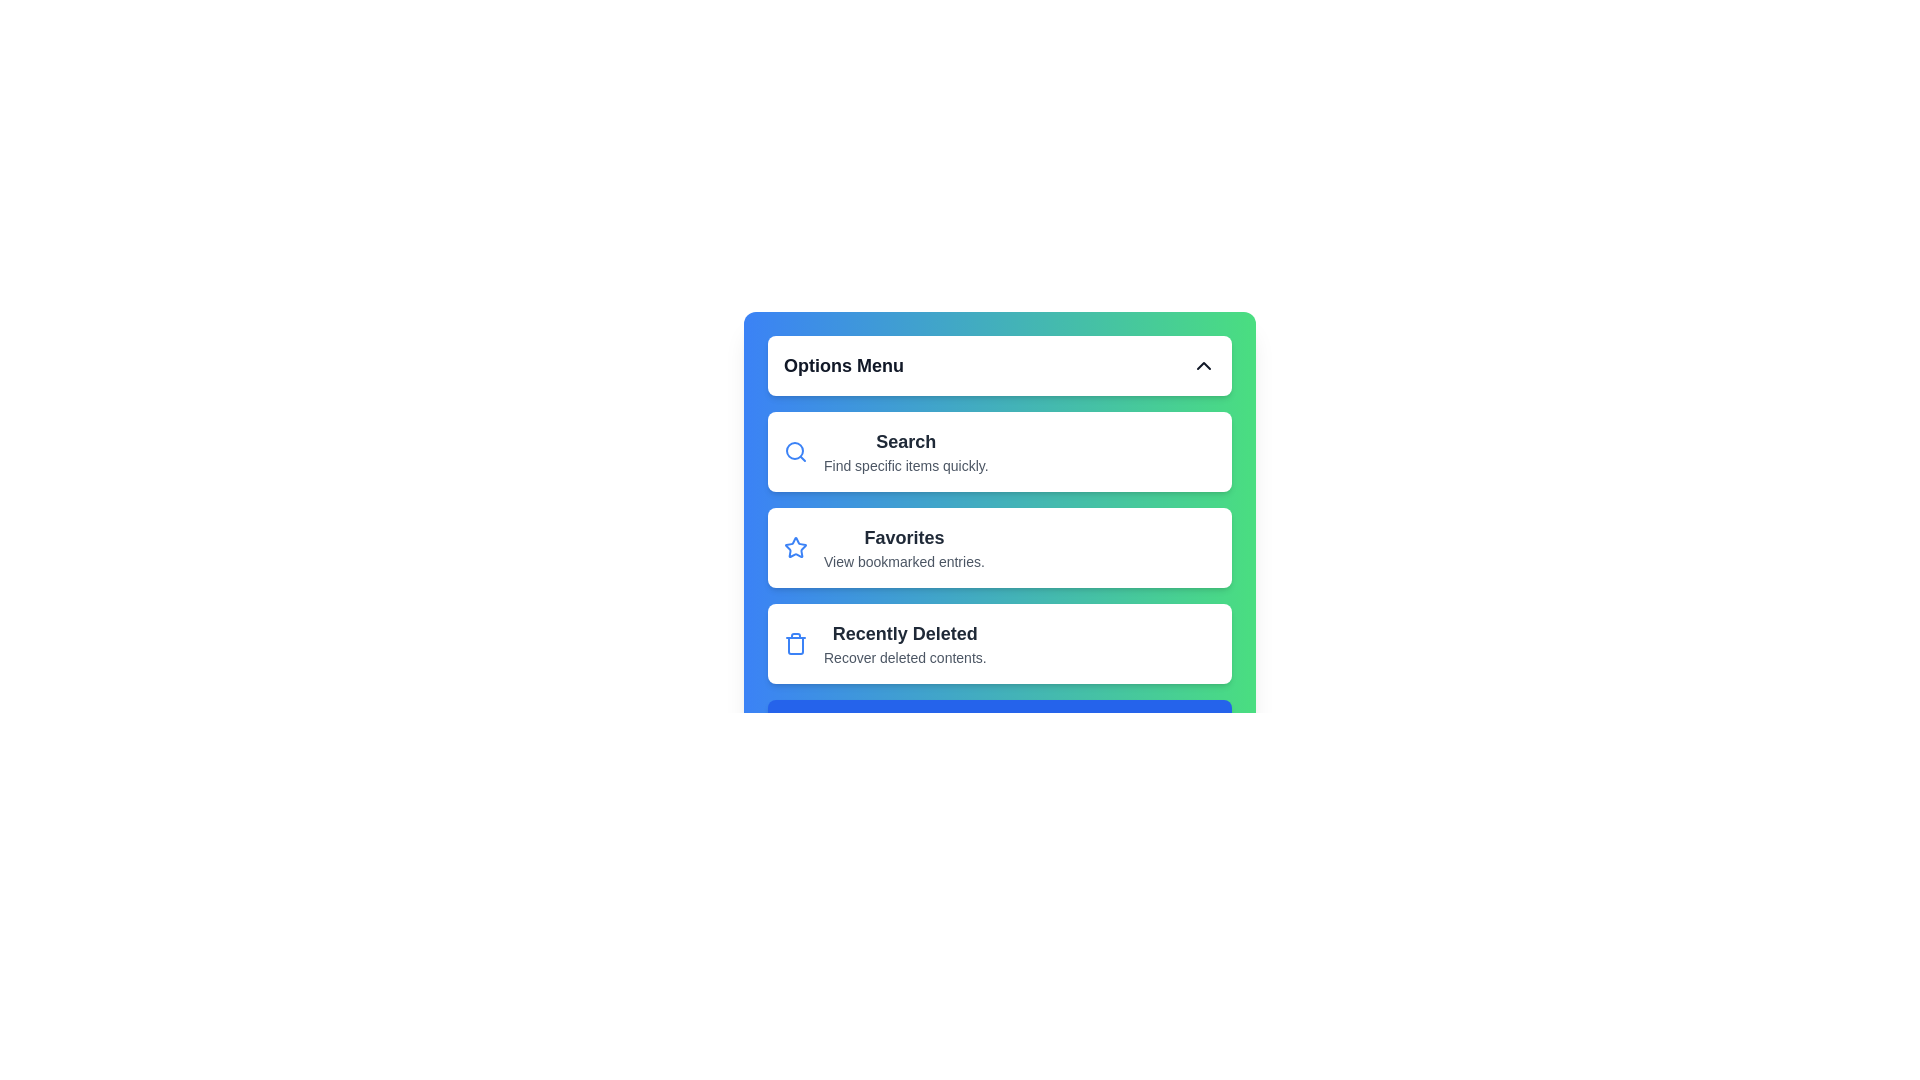  What do you see at coordinates (795, 644) in the screenshot?
I see `the blue trash bin icon located in the 'Recently Deleted' section of the Options Menu, which is the third option below 'Favorites'` at bounding box center [795, 644].